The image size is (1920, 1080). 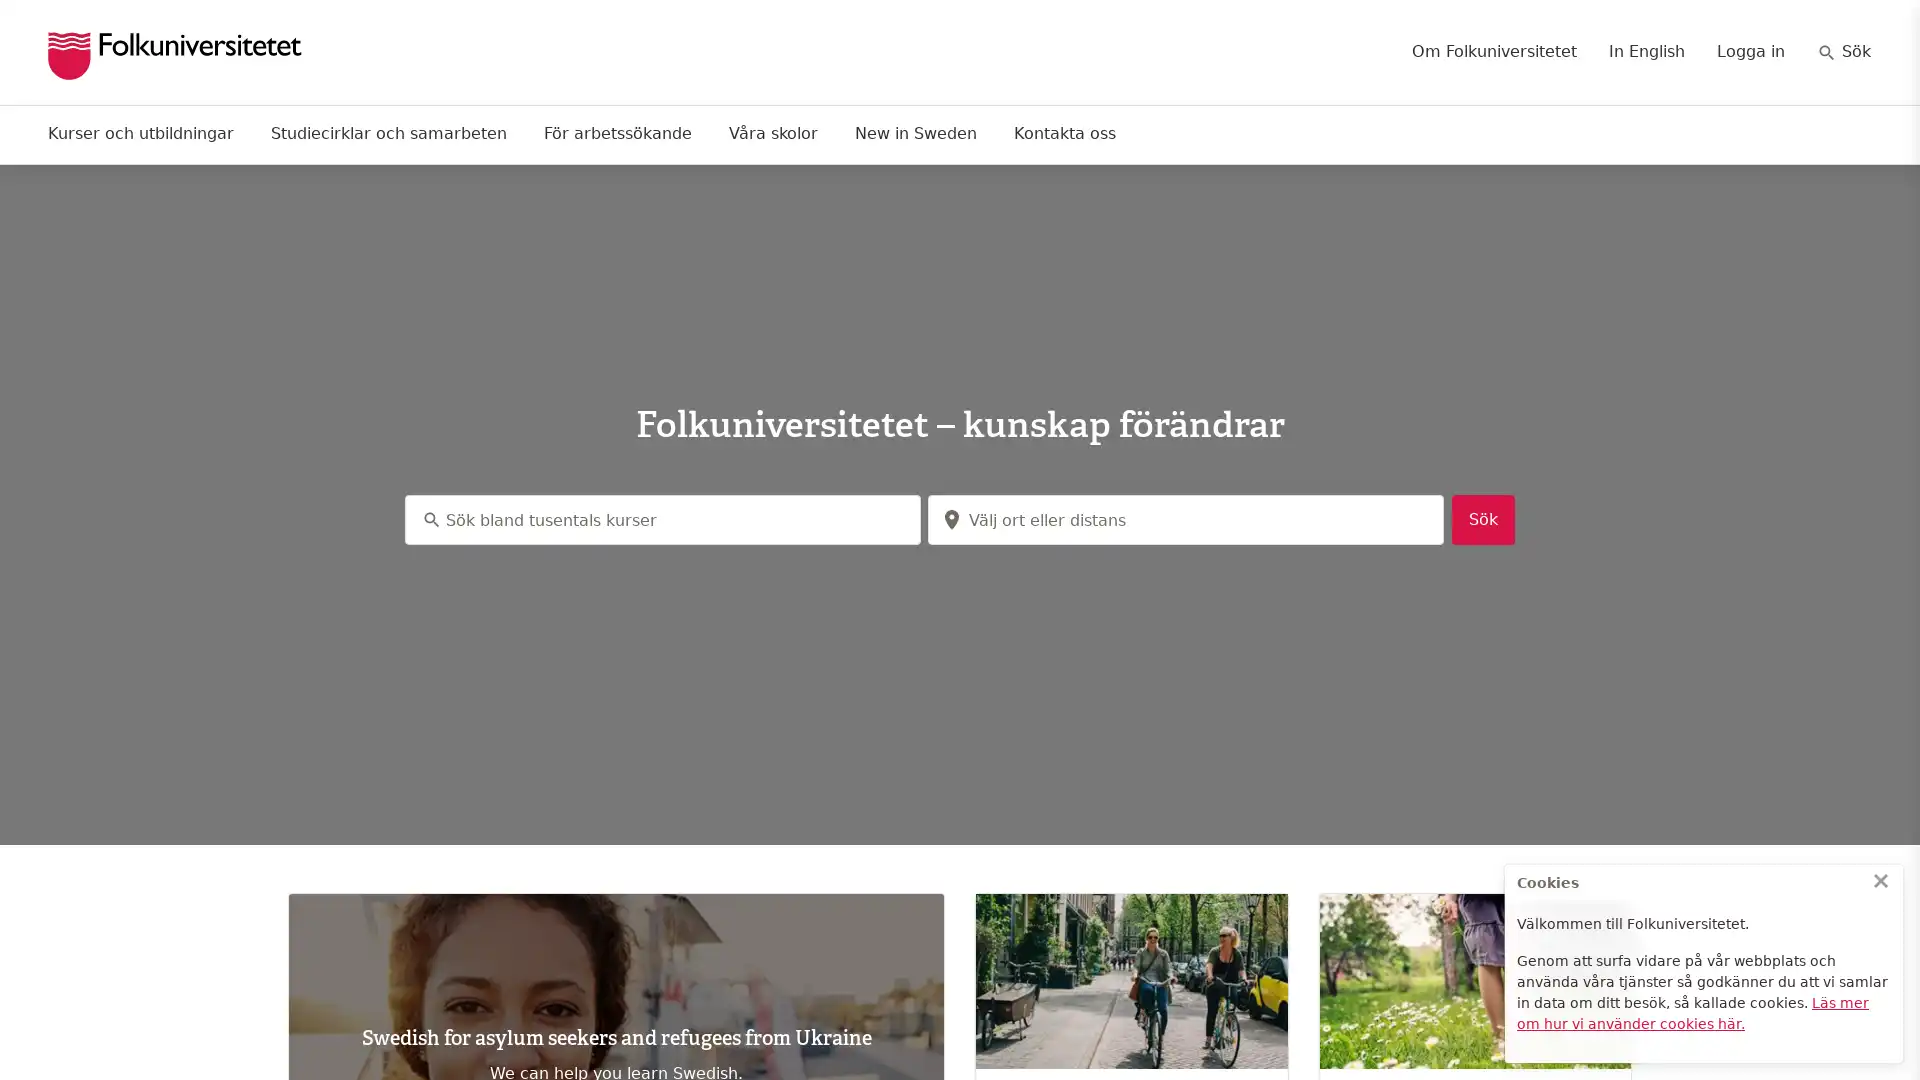 I want to click on Rensa sokfalt, so click(x=1419, y=519).